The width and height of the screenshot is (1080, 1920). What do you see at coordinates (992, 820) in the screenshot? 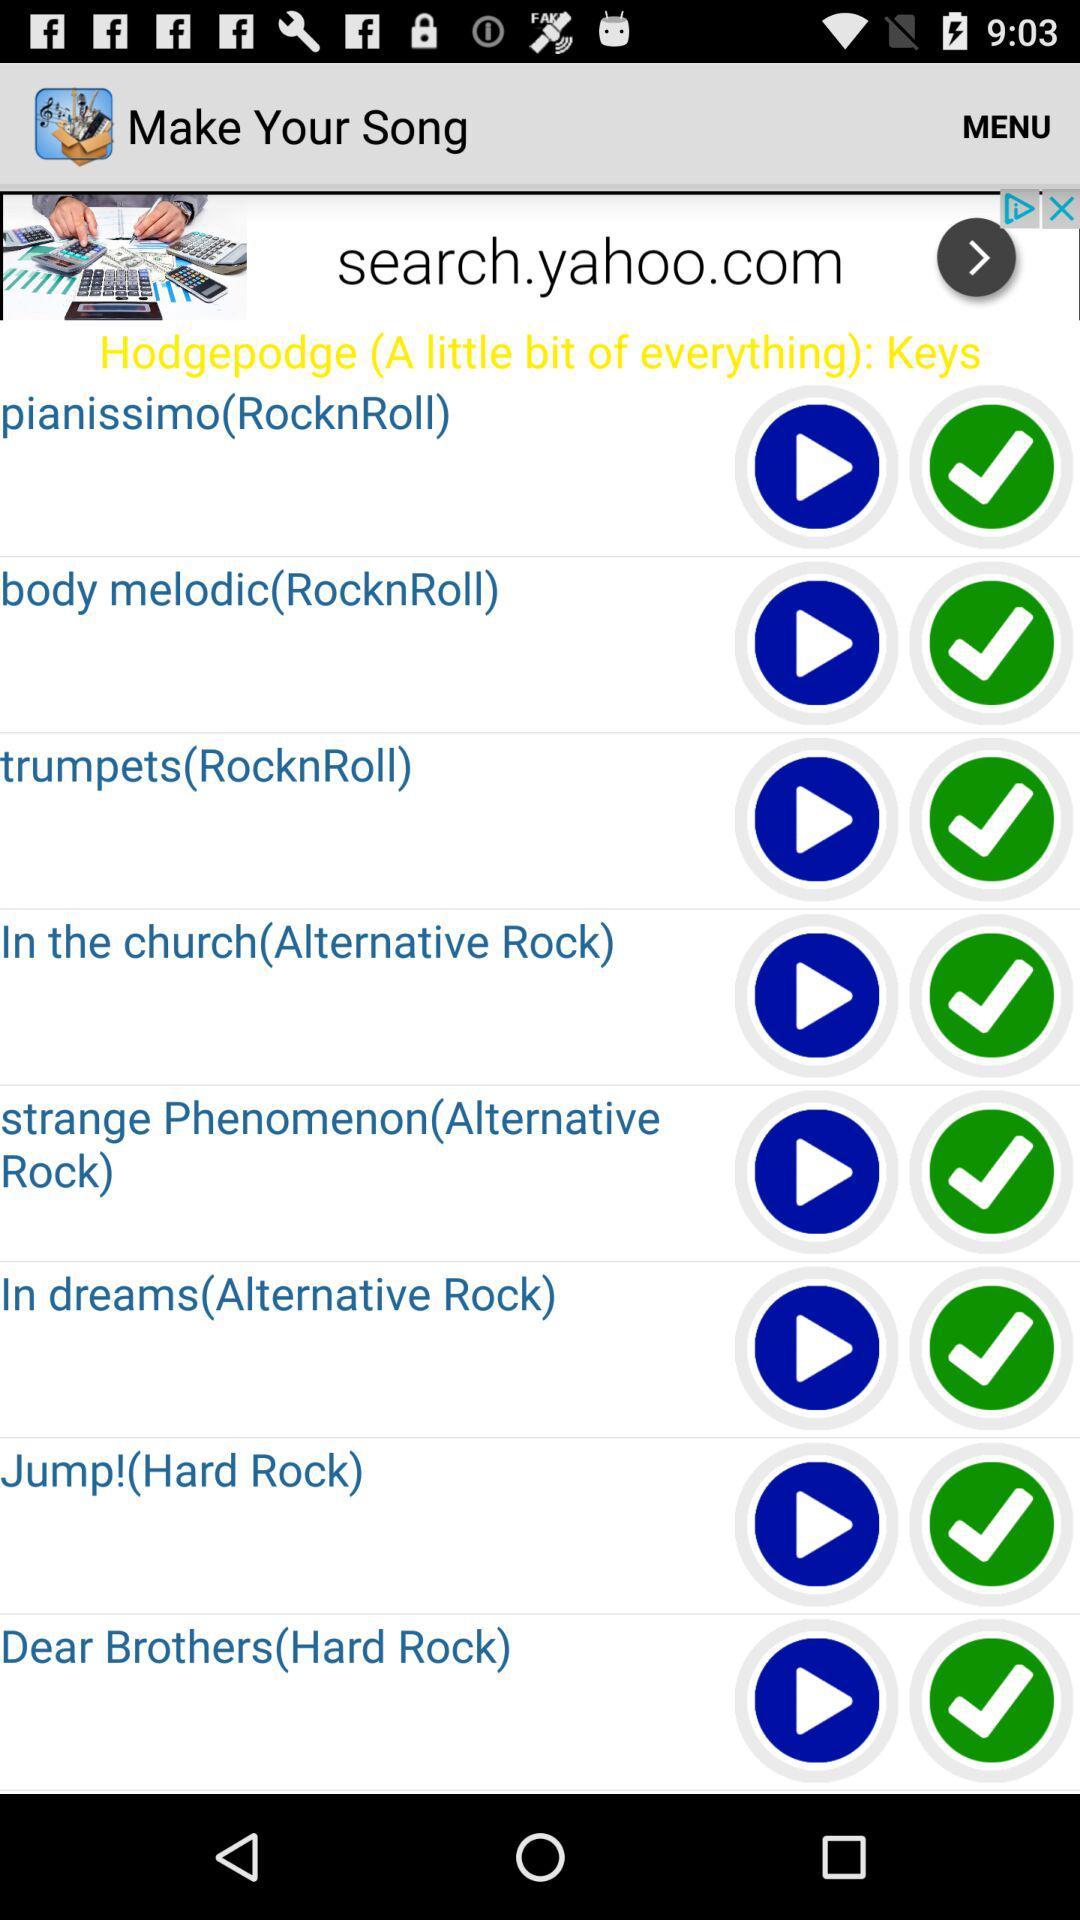
I see `button` at bounding box center [992, 820].